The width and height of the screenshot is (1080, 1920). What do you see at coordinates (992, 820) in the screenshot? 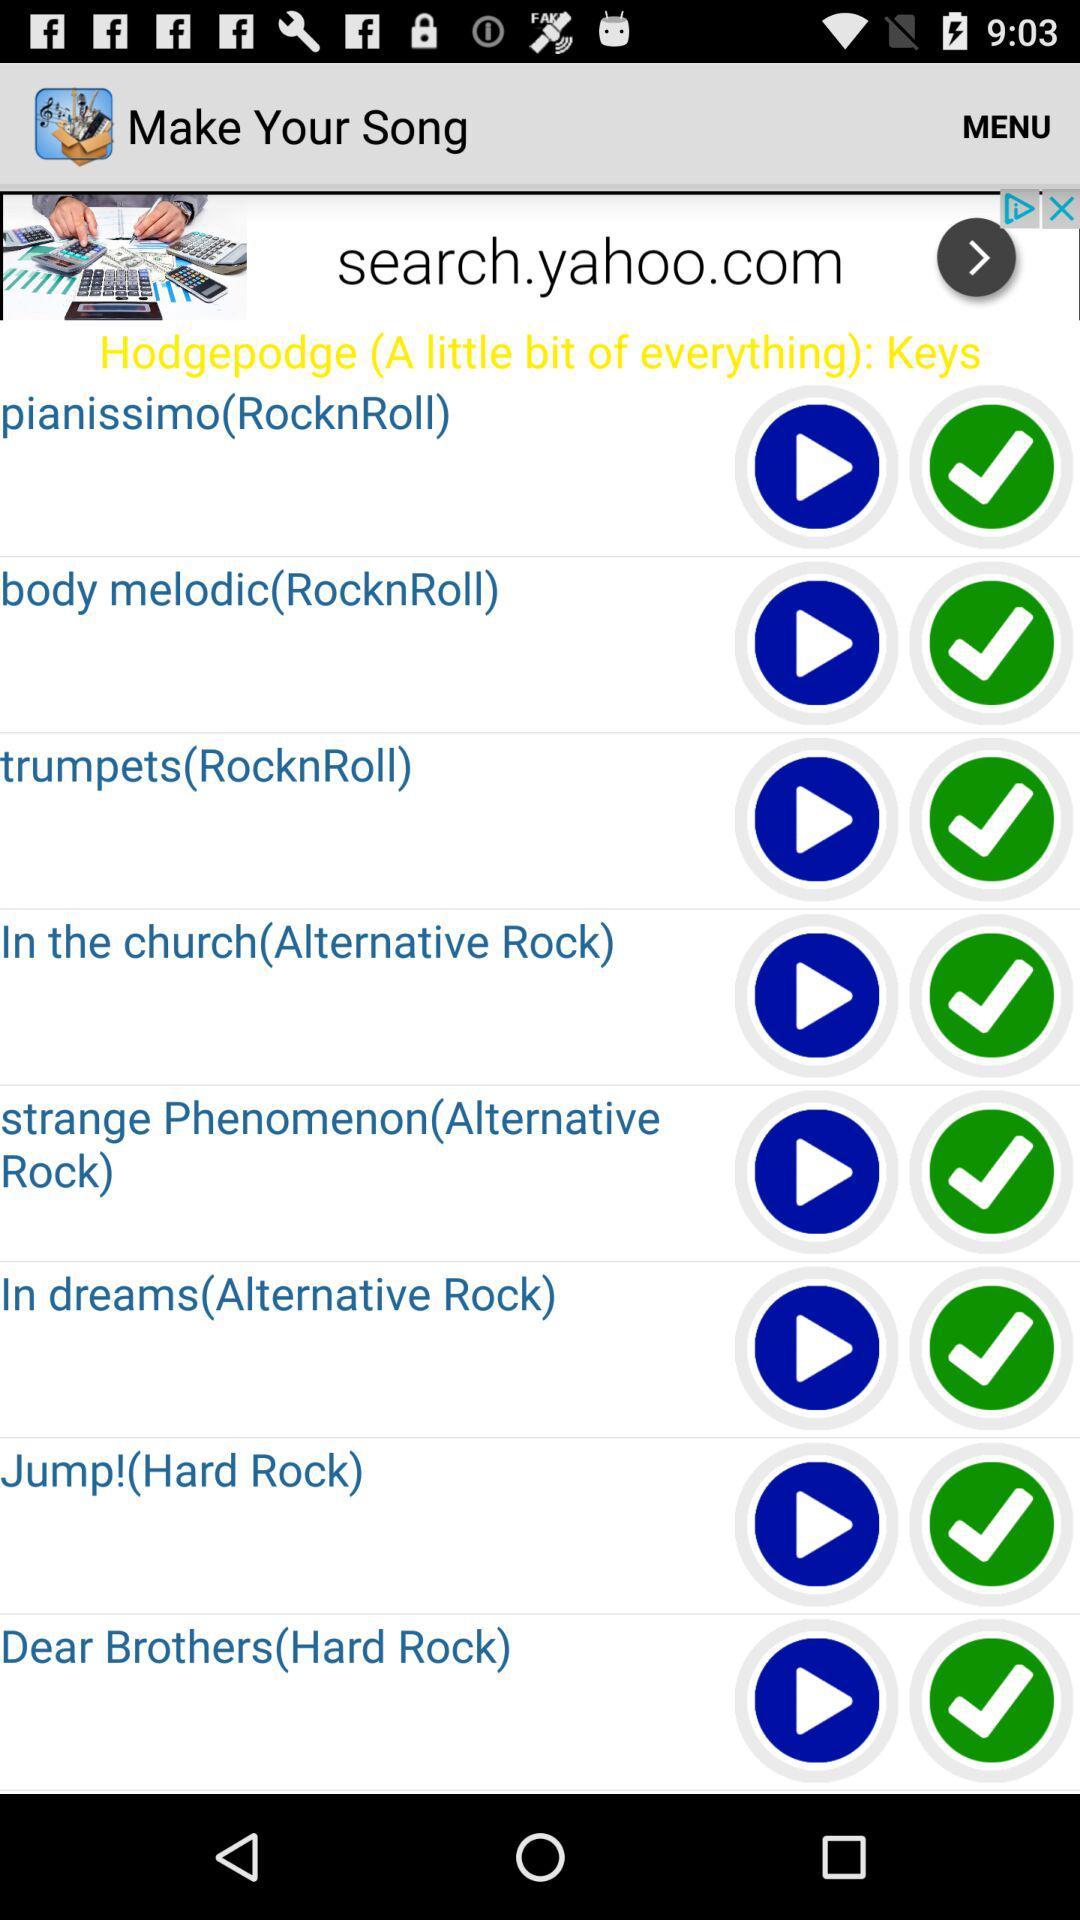
I see `button` at bounding box center [992, 820].